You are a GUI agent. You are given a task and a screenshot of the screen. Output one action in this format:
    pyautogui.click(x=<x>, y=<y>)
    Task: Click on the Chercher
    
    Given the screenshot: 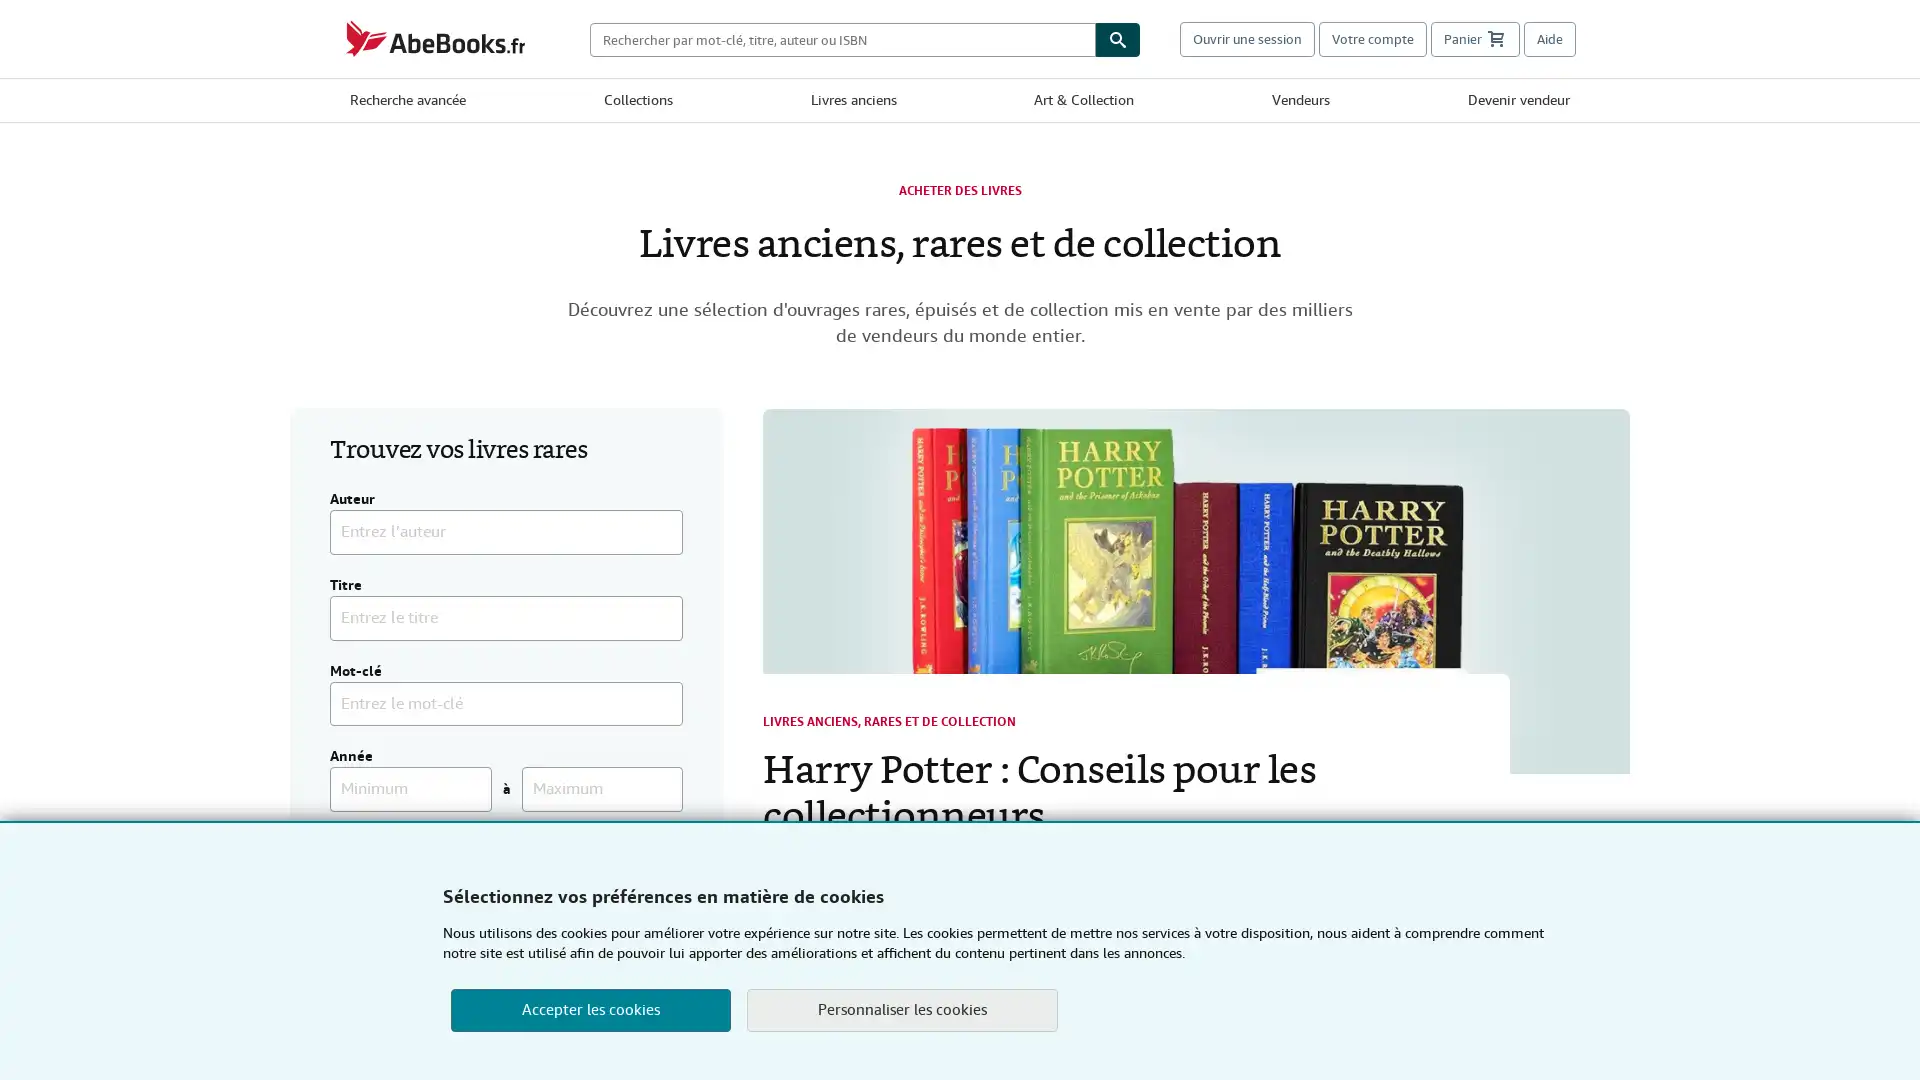 What is the action you would take?
    pyautogui.click(x=392, y=1026)
    